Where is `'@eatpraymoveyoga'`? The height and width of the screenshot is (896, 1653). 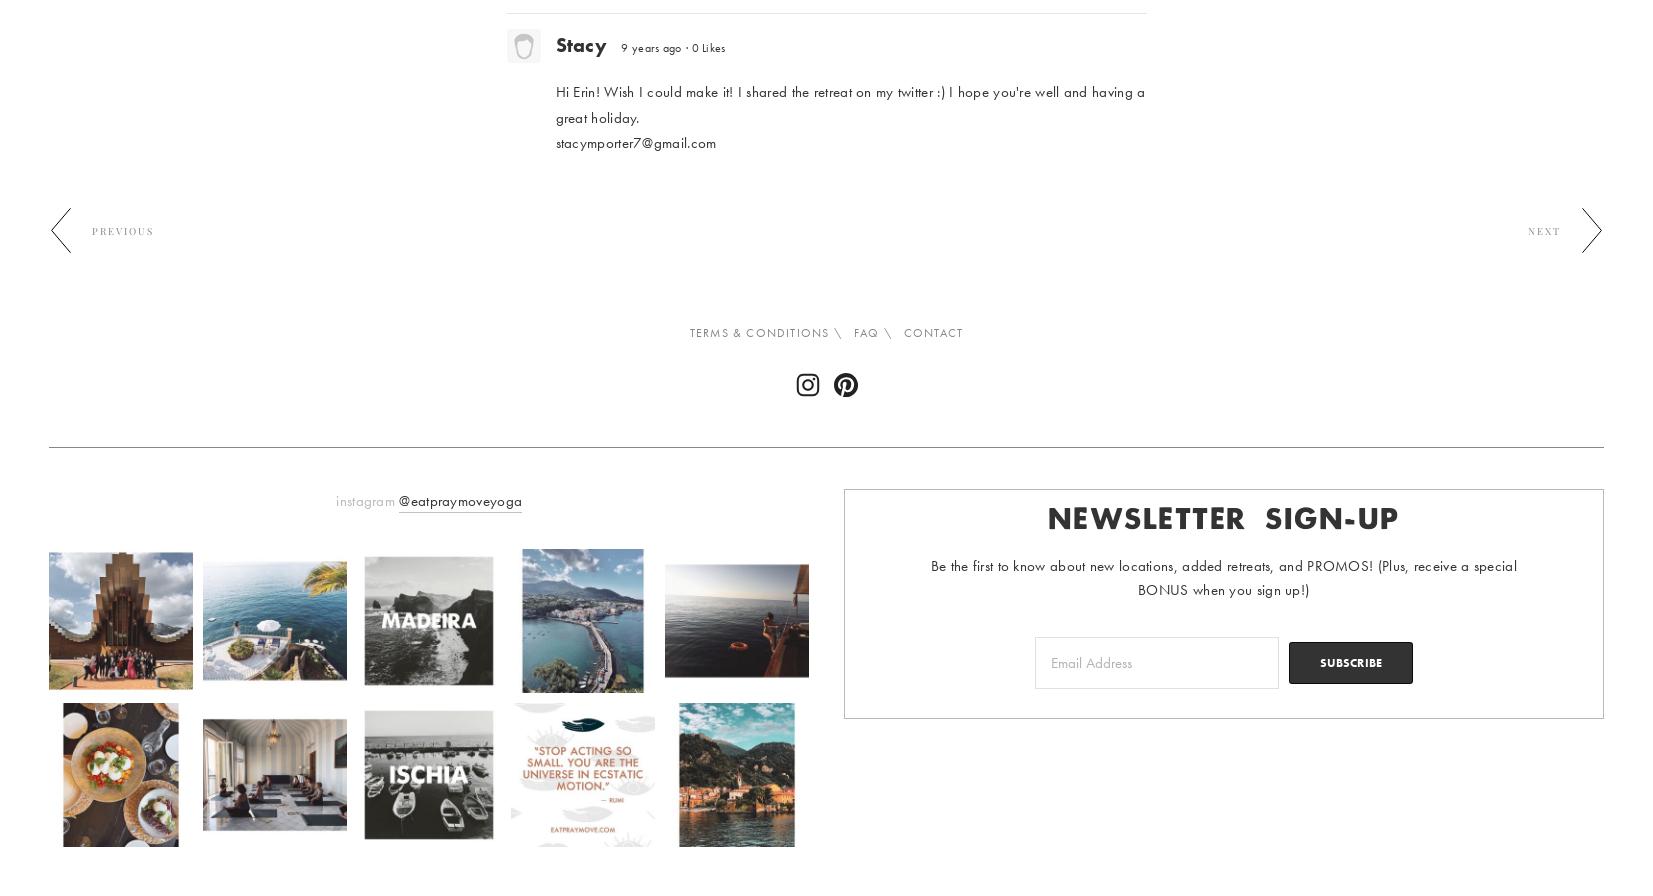 '@eatpraymoveyoga' is located at coordinates (459, 501).